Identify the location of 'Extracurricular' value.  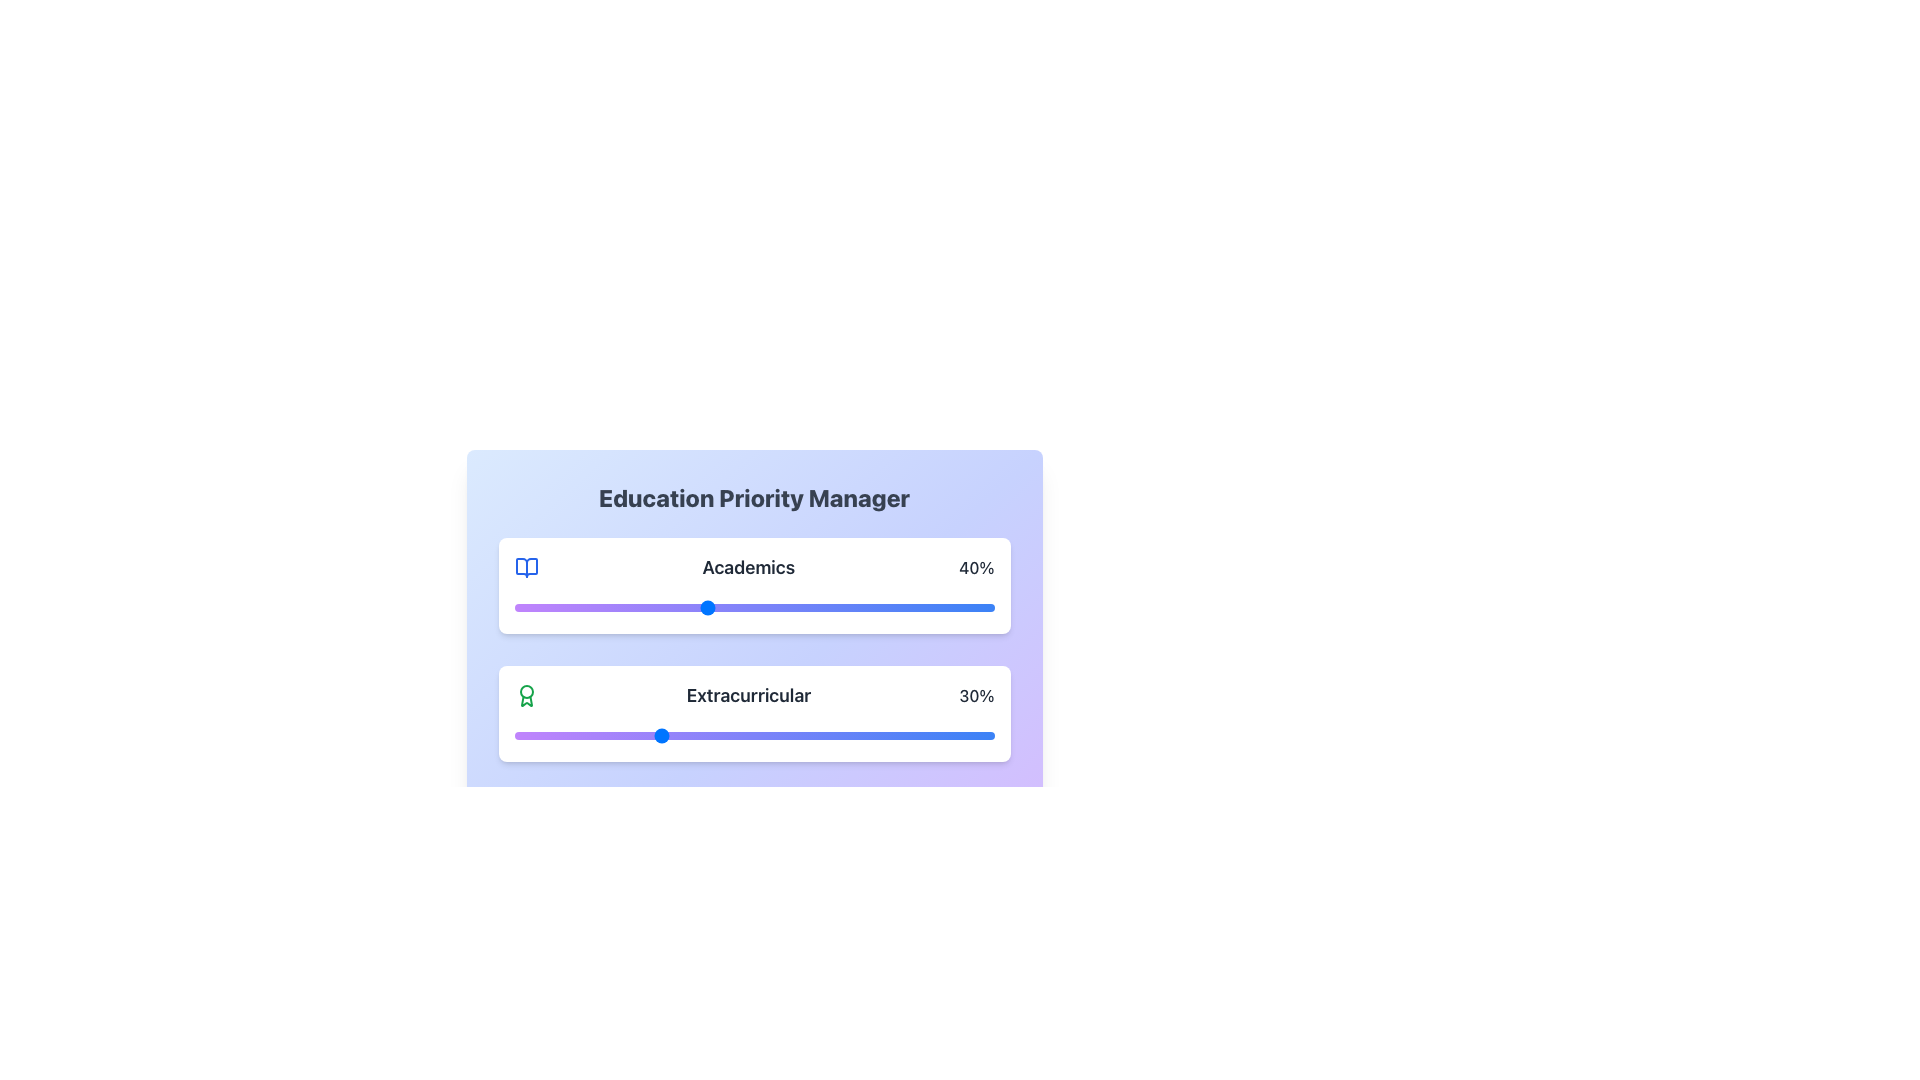
(892, 736).